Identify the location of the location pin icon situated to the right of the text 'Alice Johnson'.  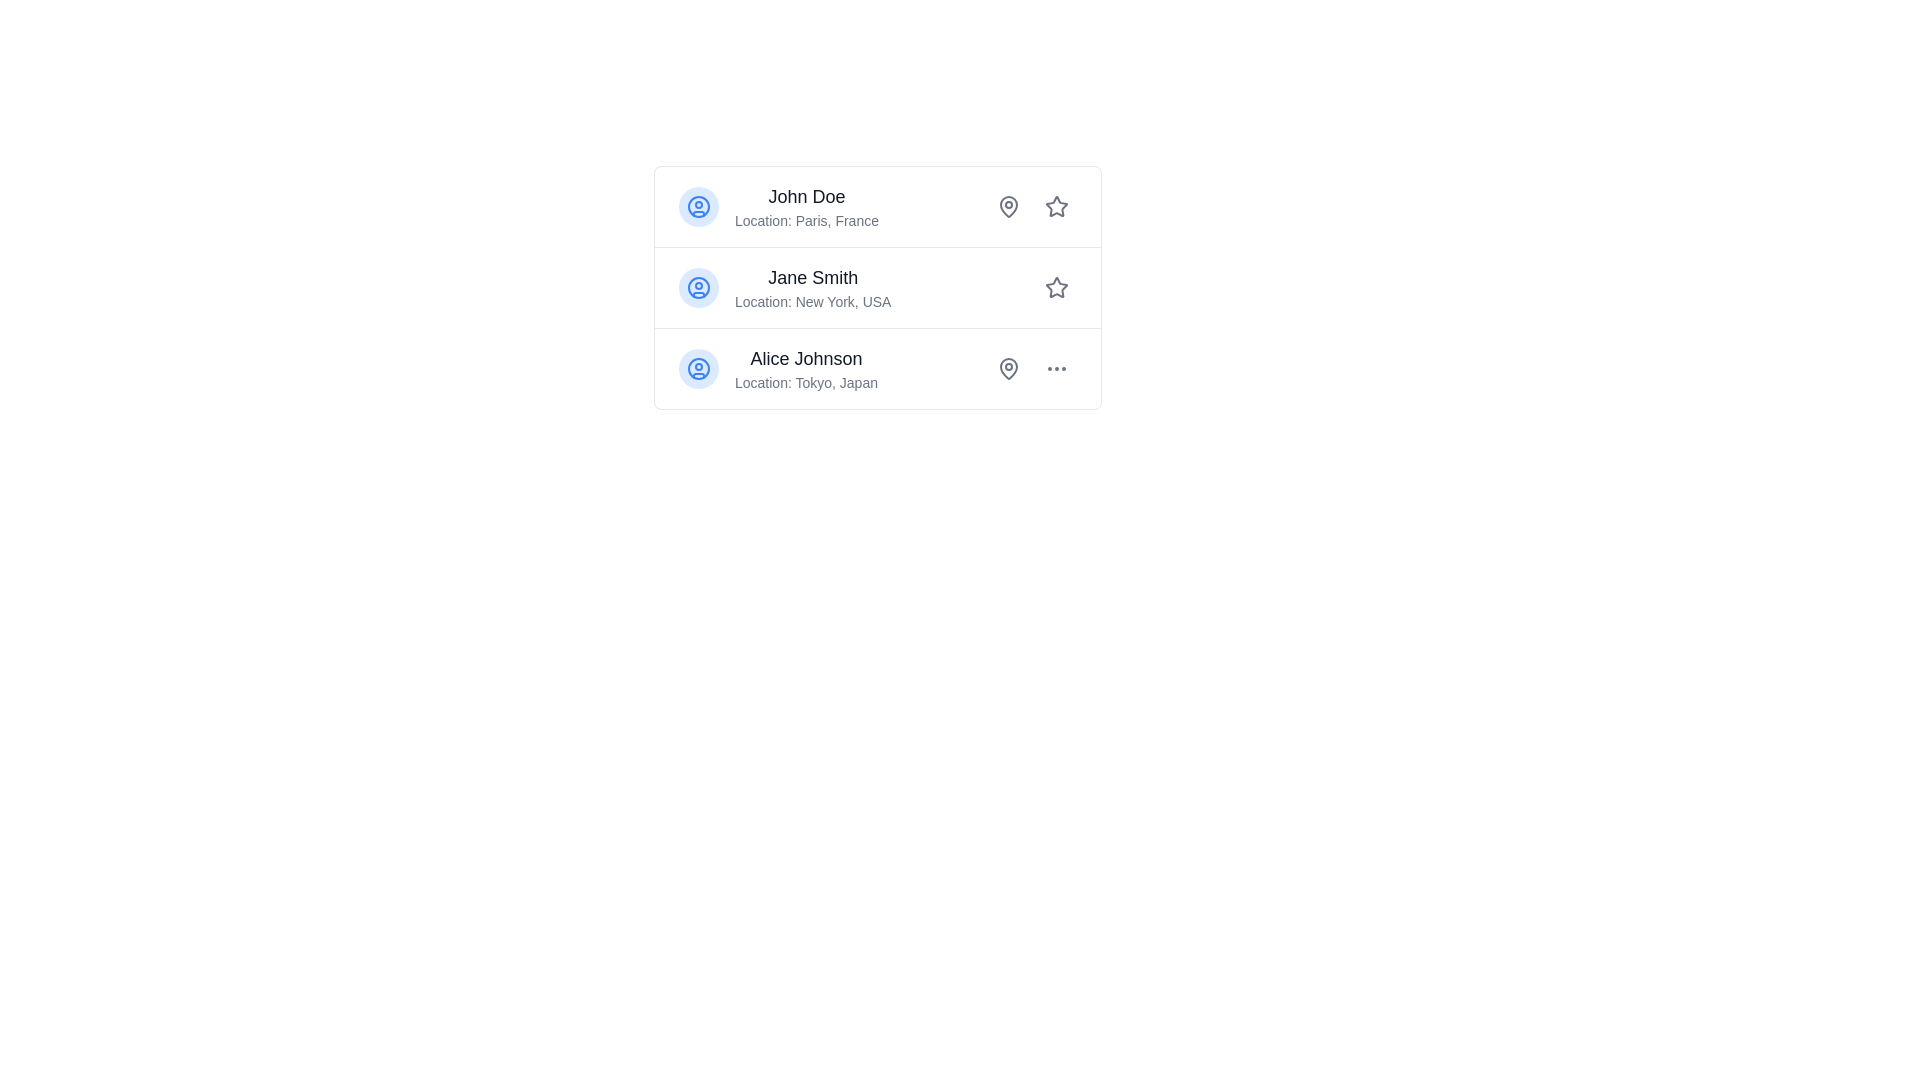
(1008, 369).